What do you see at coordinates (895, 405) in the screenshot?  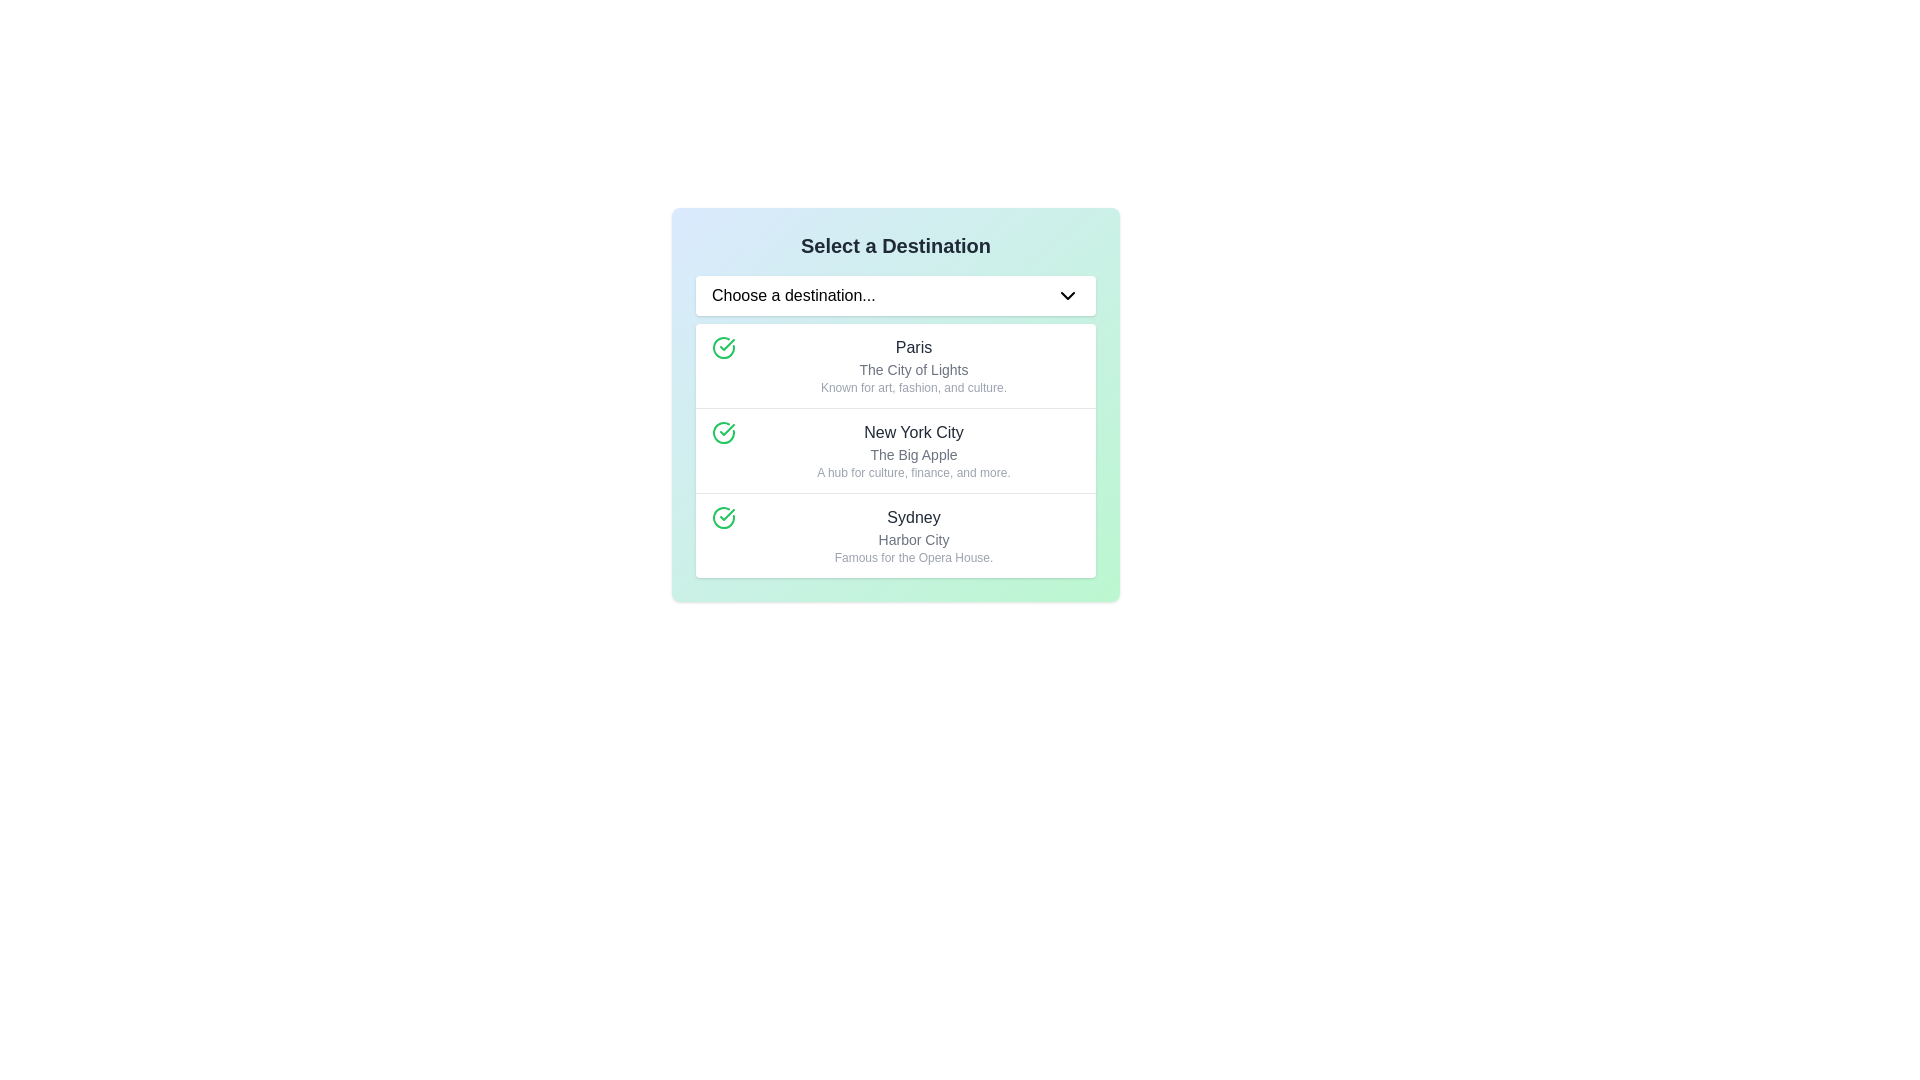 I see `the Interactive Panel, which is a rounded rectangular UI block with a gradient background from blue to green, containing a title and a dropdown selection box` at bounding box center [895, 405].